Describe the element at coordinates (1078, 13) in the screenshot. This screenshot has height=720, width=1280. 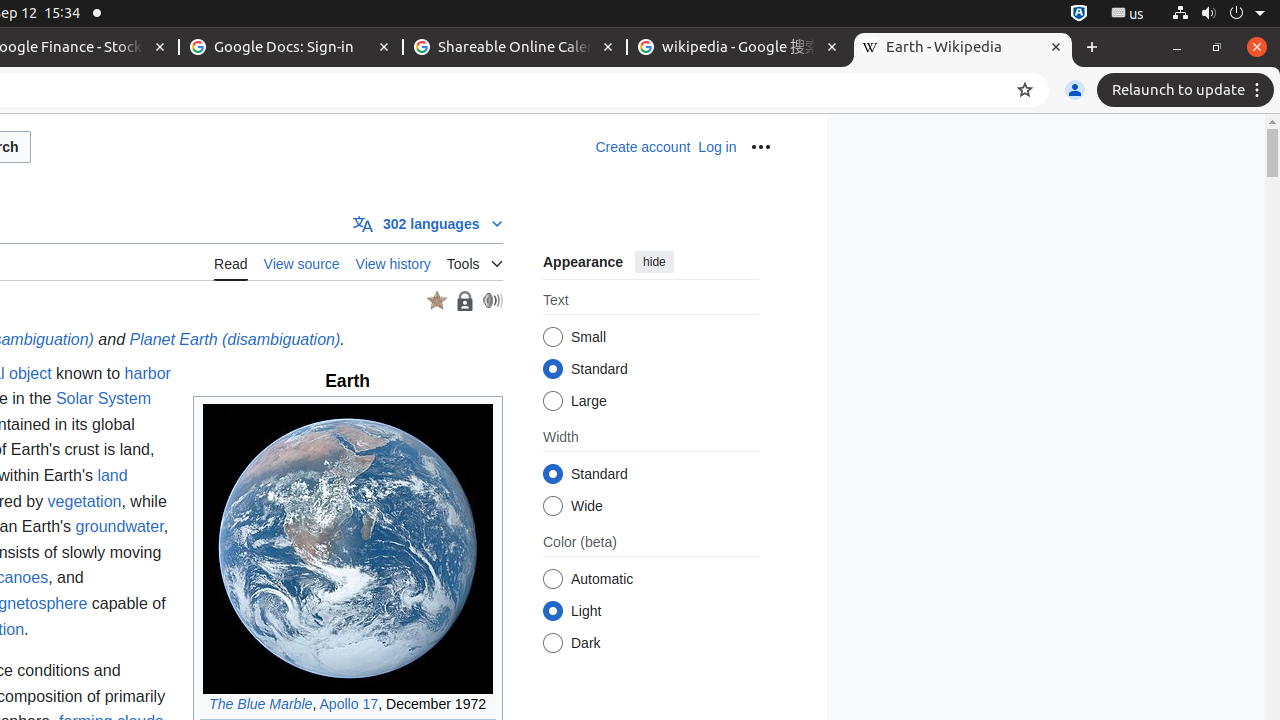
I see `':1.72/StatusNotifierItem'` at that location.